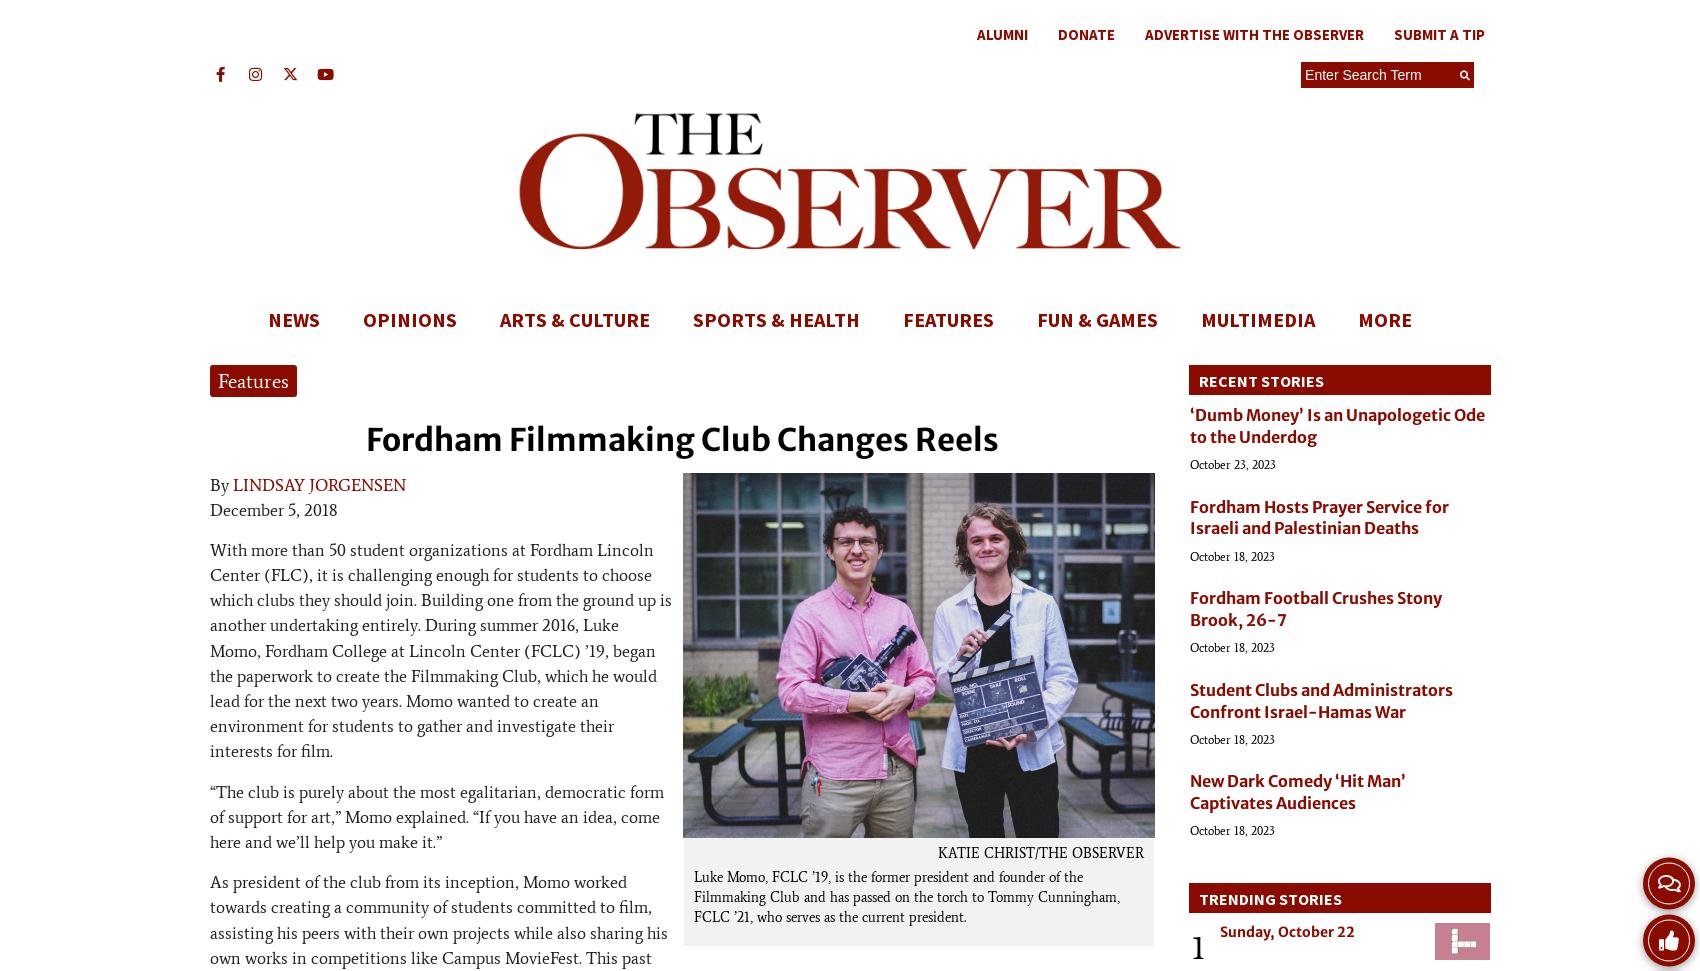 The width and height of the screenshot is (1700, 971). Describe the element at coordinates (1040, 851) in the screenshot. I see `'KATIE CHRIST/THE OBSERVER'` at that location.